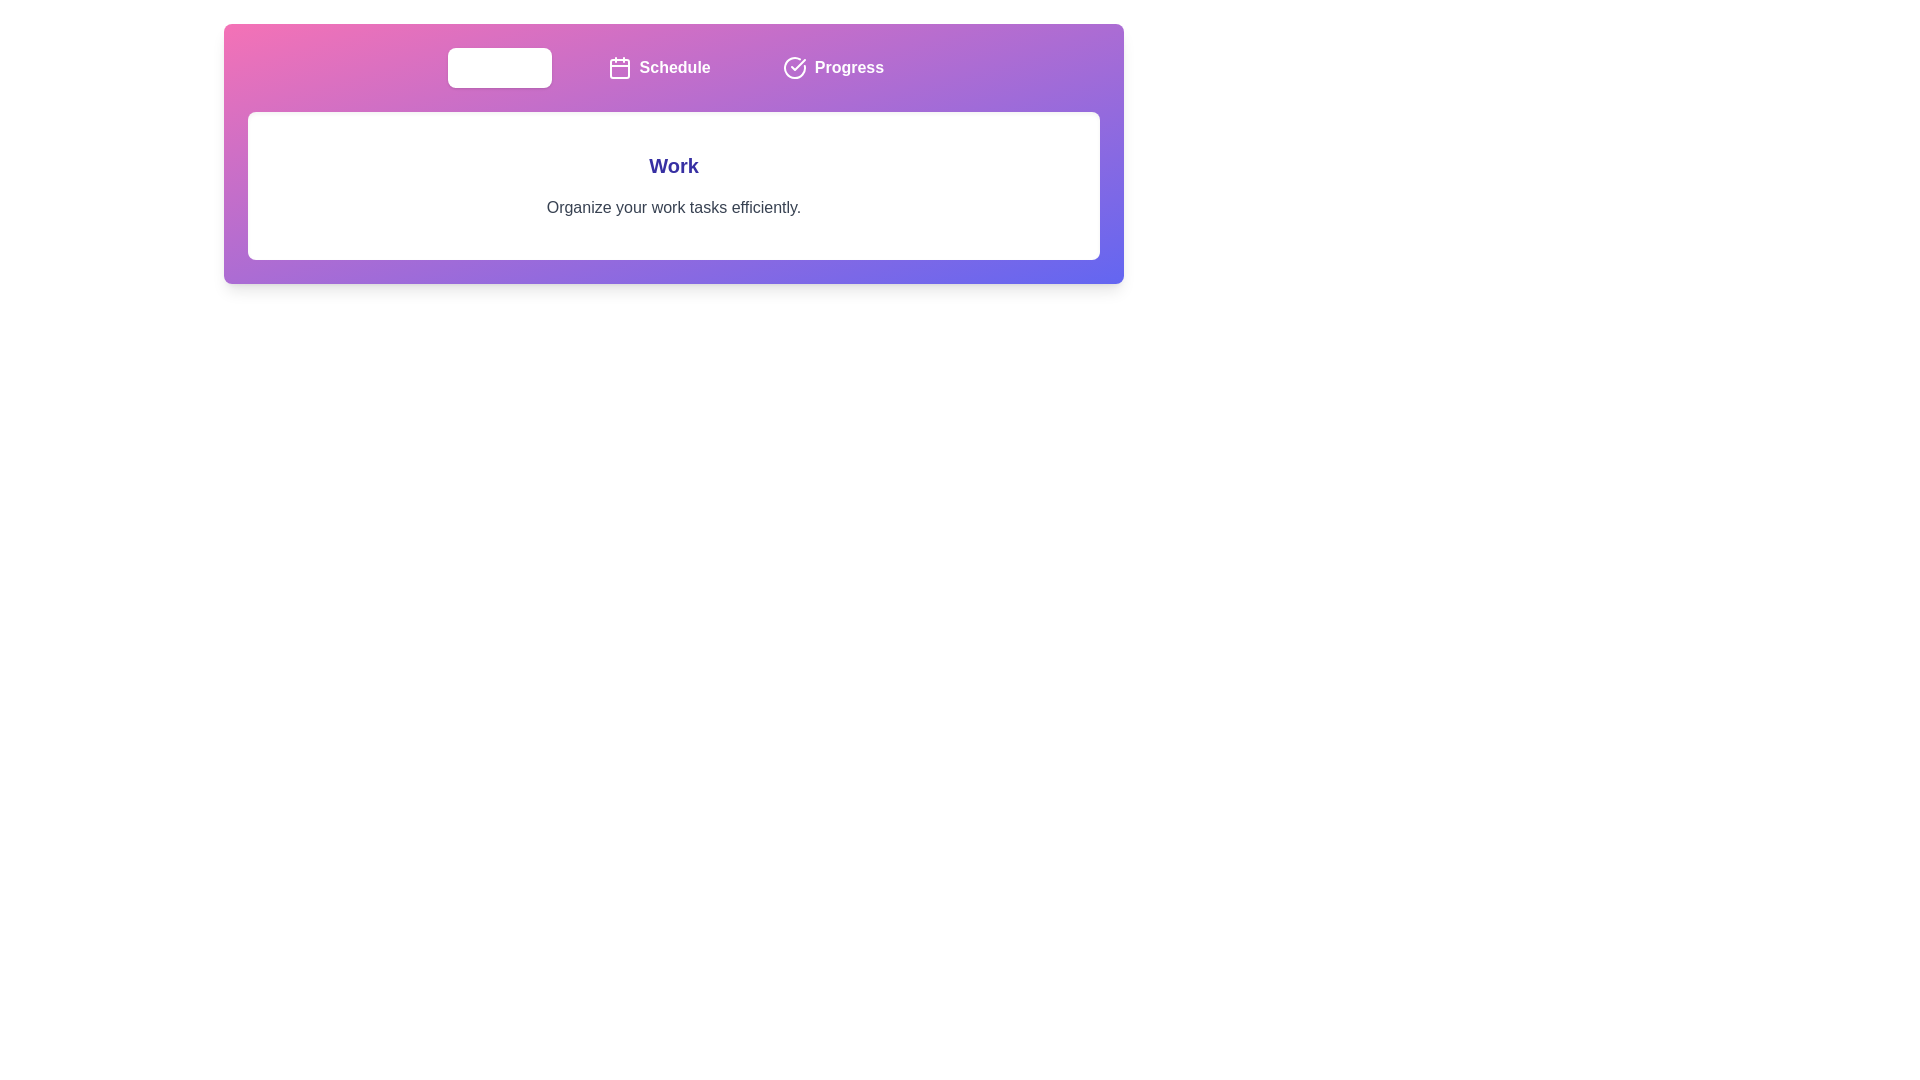 This screenshot has height=1080, width=1920. Describe the element at coordinates (499, 67) in the screenshot. I see `the tab labeled Work` at that location.